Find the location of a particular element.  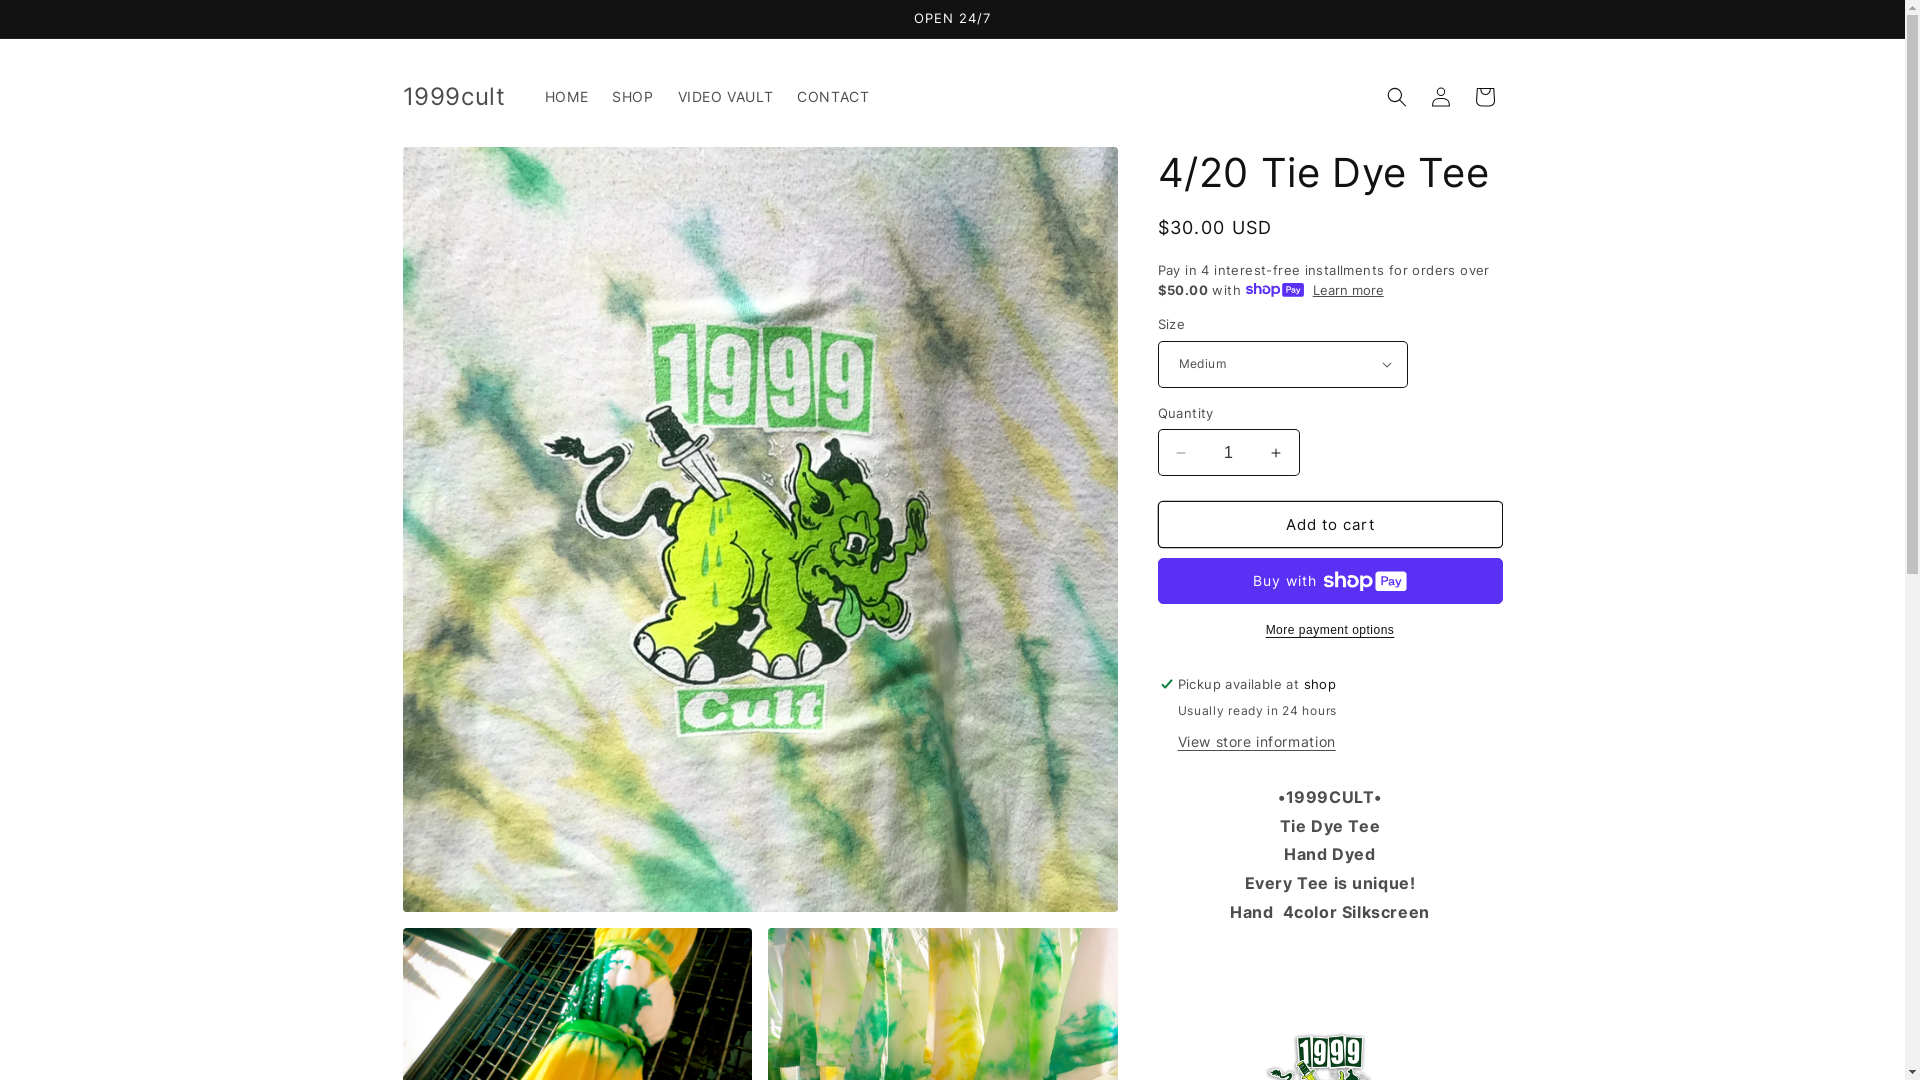

'Add to cart' is located at coordinates (1330, 523).